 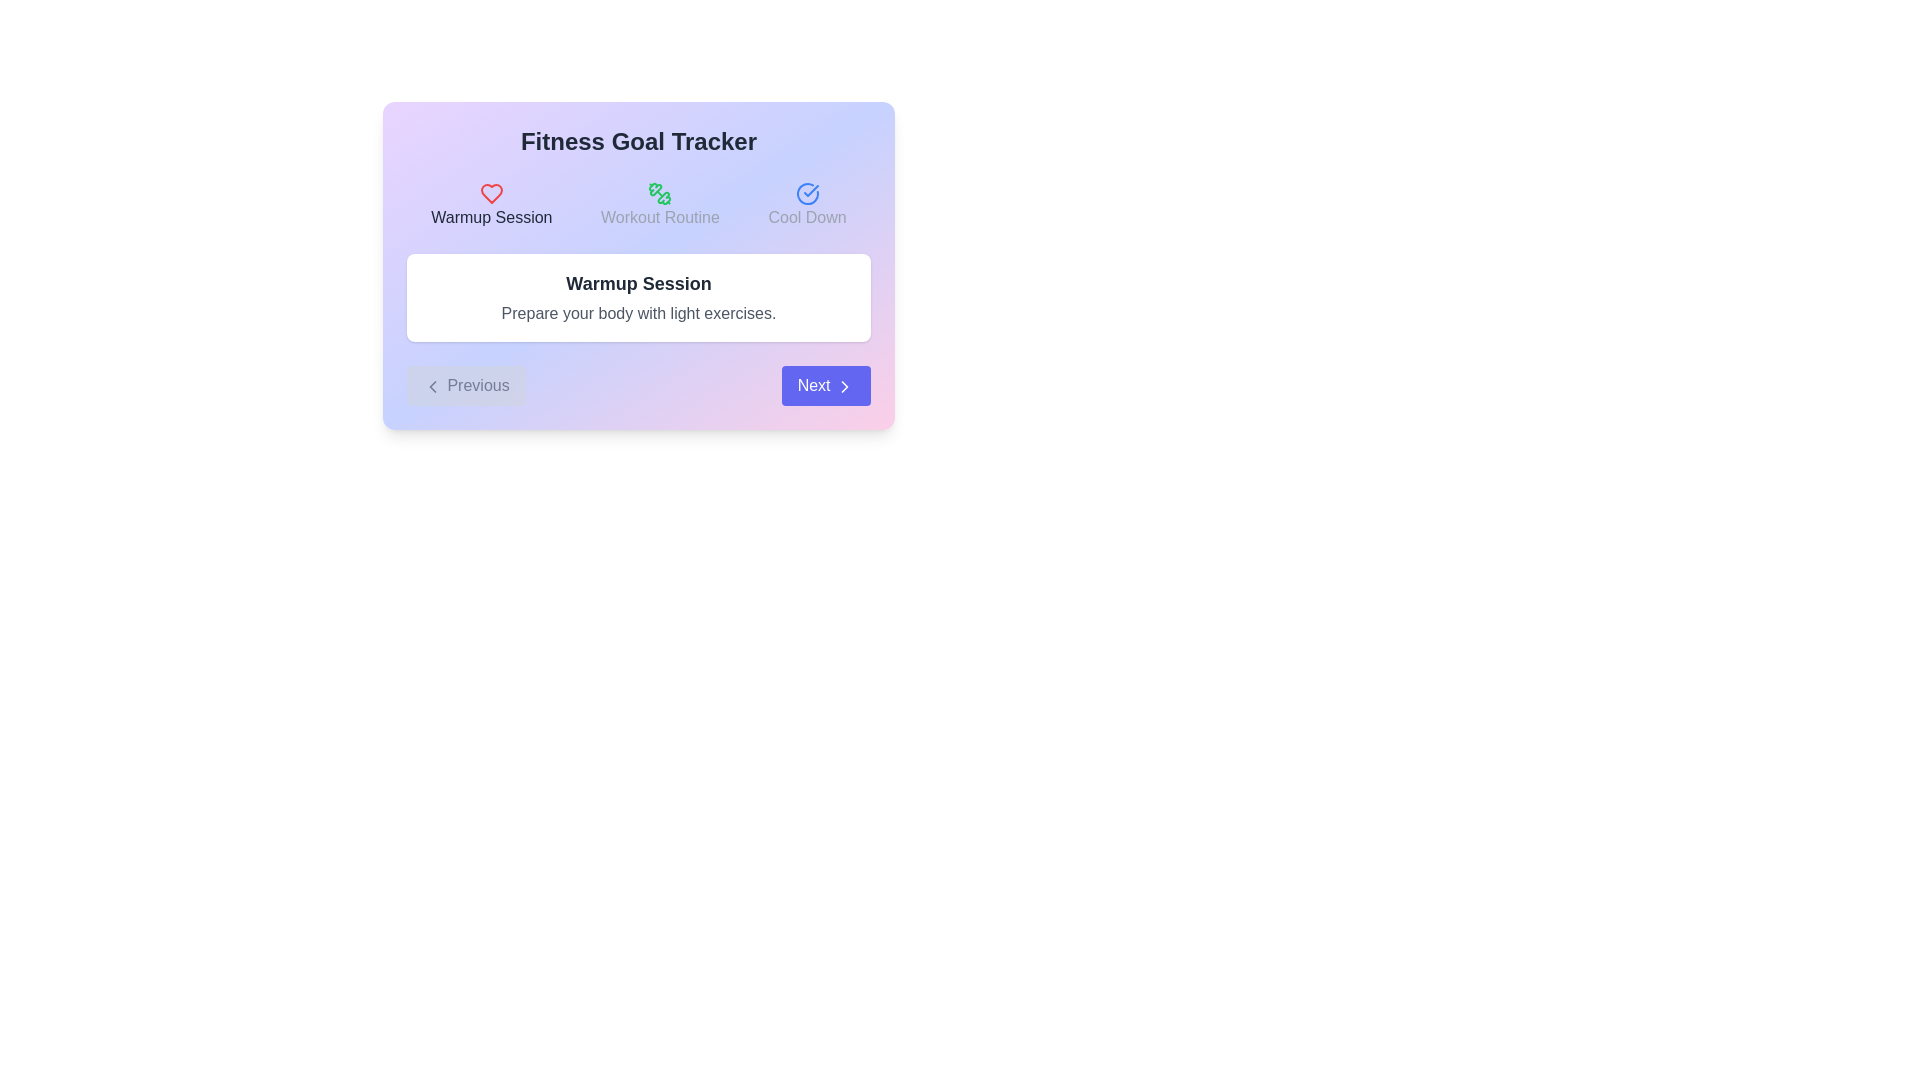 What do you see at coordinates (660, 205) in the screenshot?
I see `the 'Workout Routine' text label with a decorative green dumbbell icon` at bounding box center [660, 205].